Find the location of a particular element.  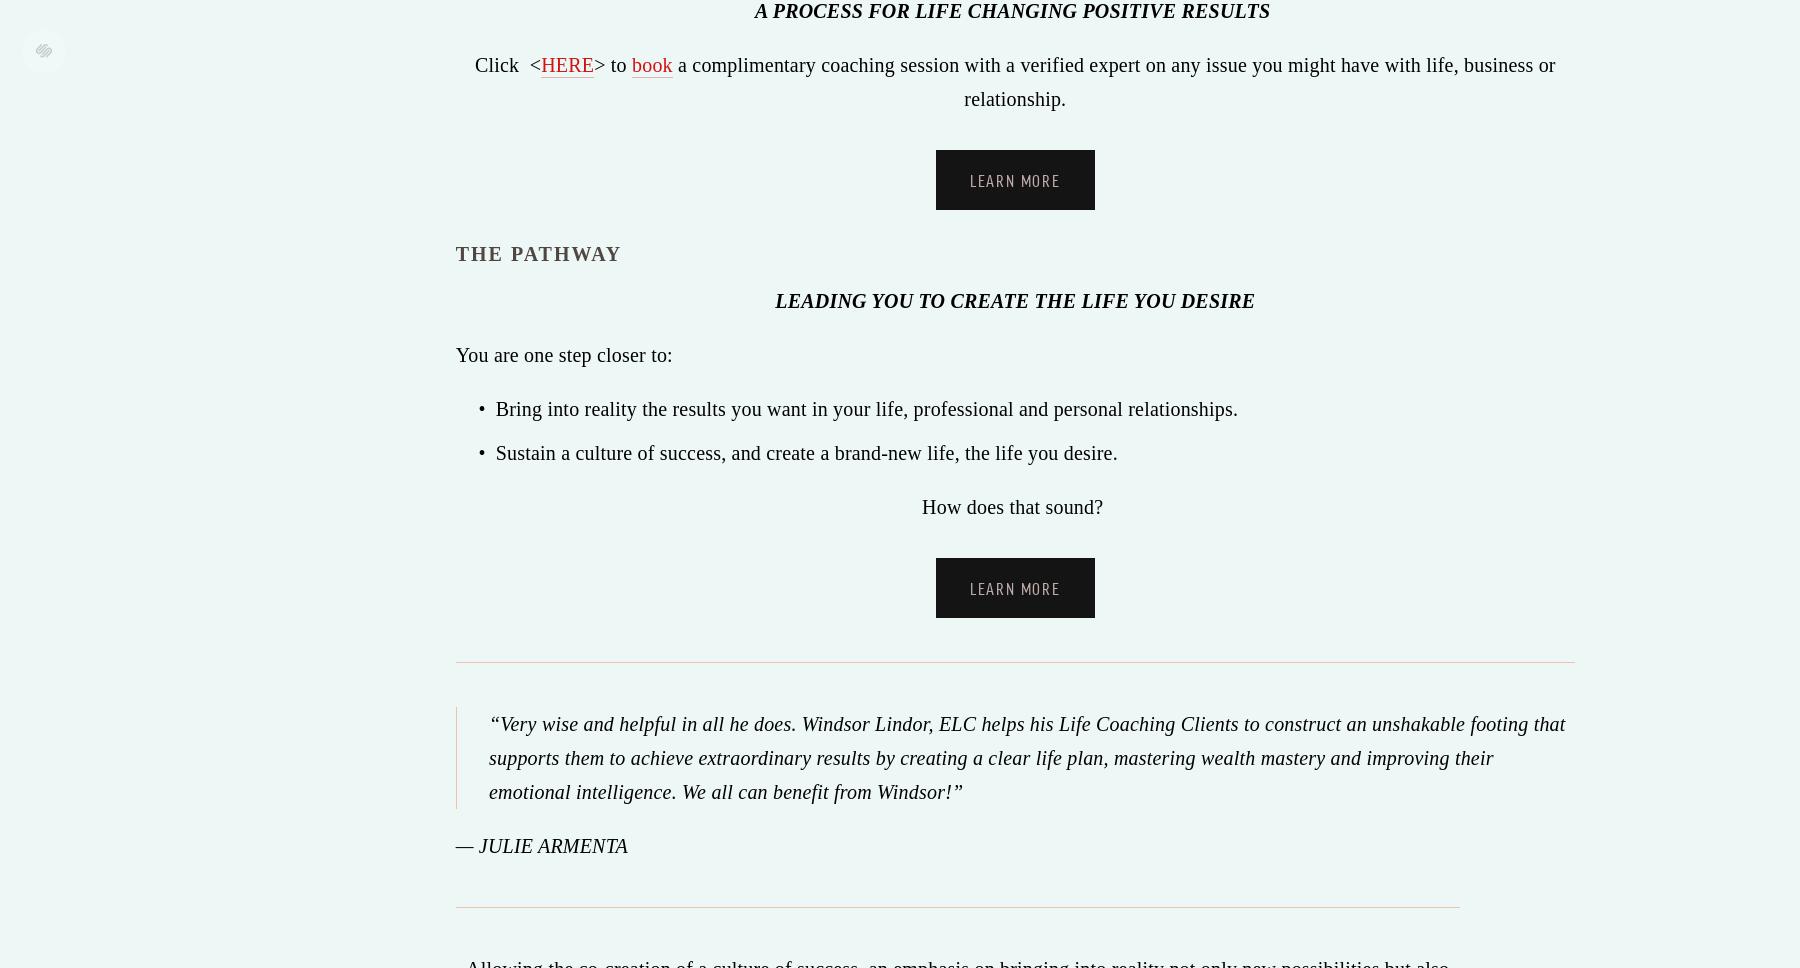

'LEADING YOU TO CREATE THE LIFE YOU DESIRE' is located at coordinates (1015, 298).